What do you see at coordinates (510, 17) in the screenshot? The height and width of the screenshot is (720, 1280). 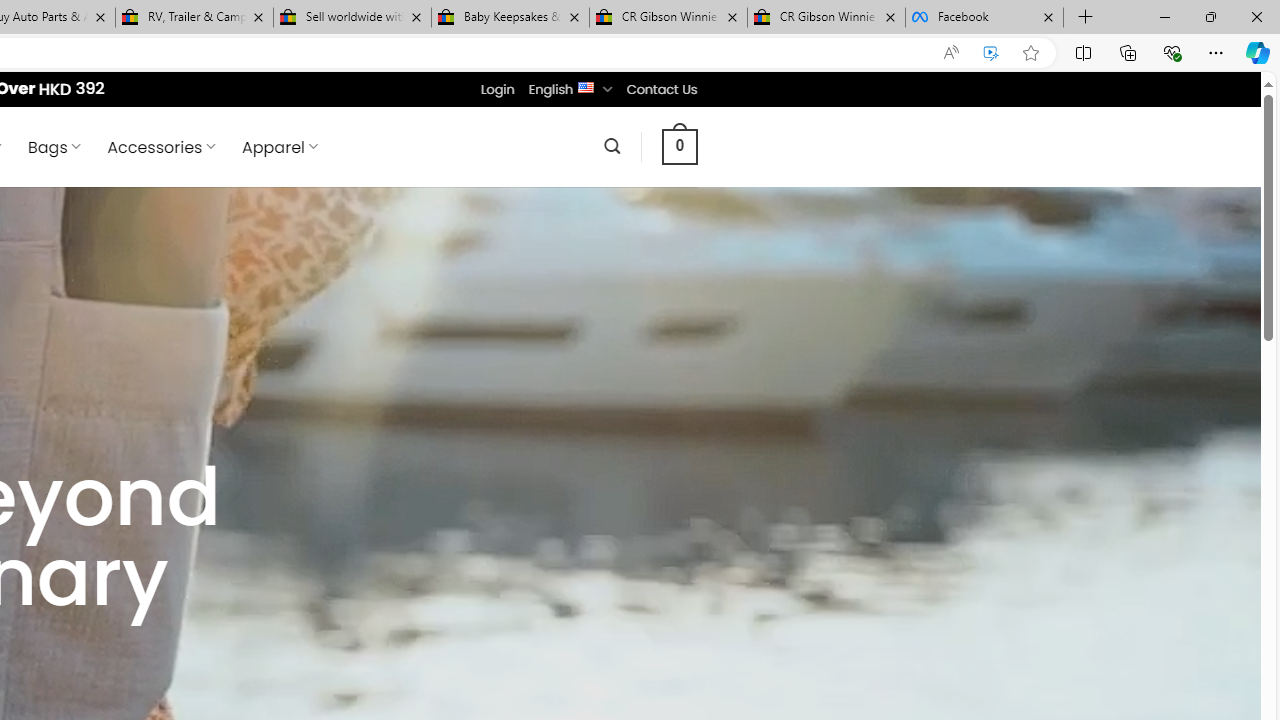 I see `'Baby Keepsakes & Announcements for sale | eBay'` at bounding box center [510, 17].